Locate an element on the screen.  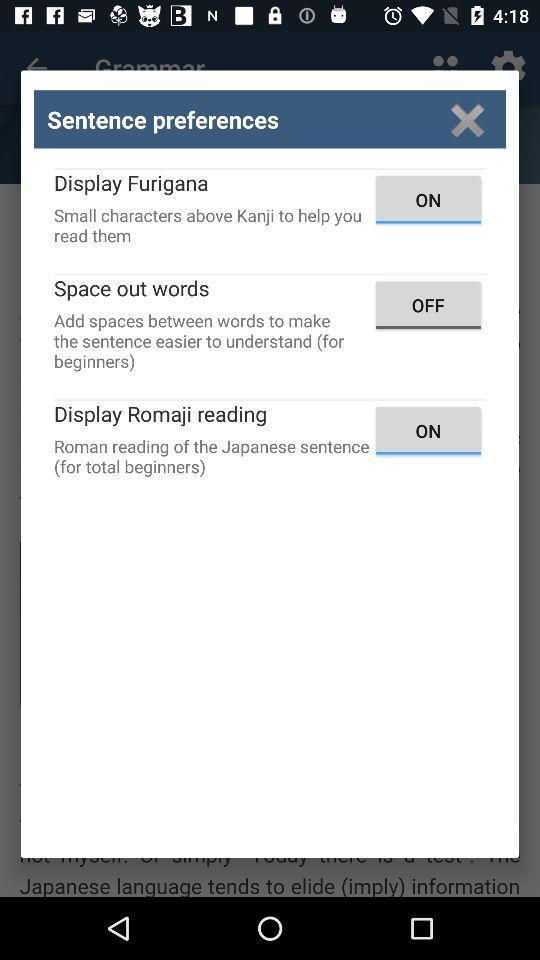
the item above on is located at coordinates (467, 120).